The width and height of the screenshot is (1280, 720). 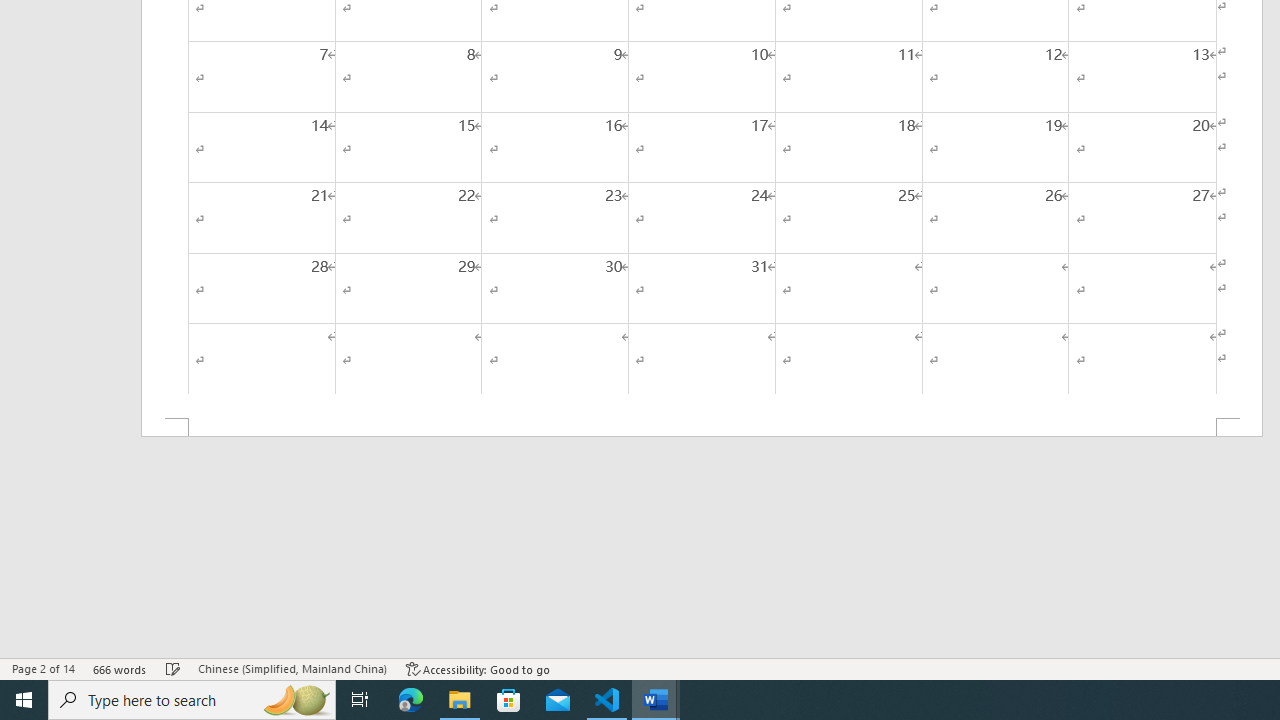 What do you see at coordinates (477, 669) in the screenshot?
I see `'Accessibility Checker Accessibility: Good to go'` at bounding box center [477, 669].